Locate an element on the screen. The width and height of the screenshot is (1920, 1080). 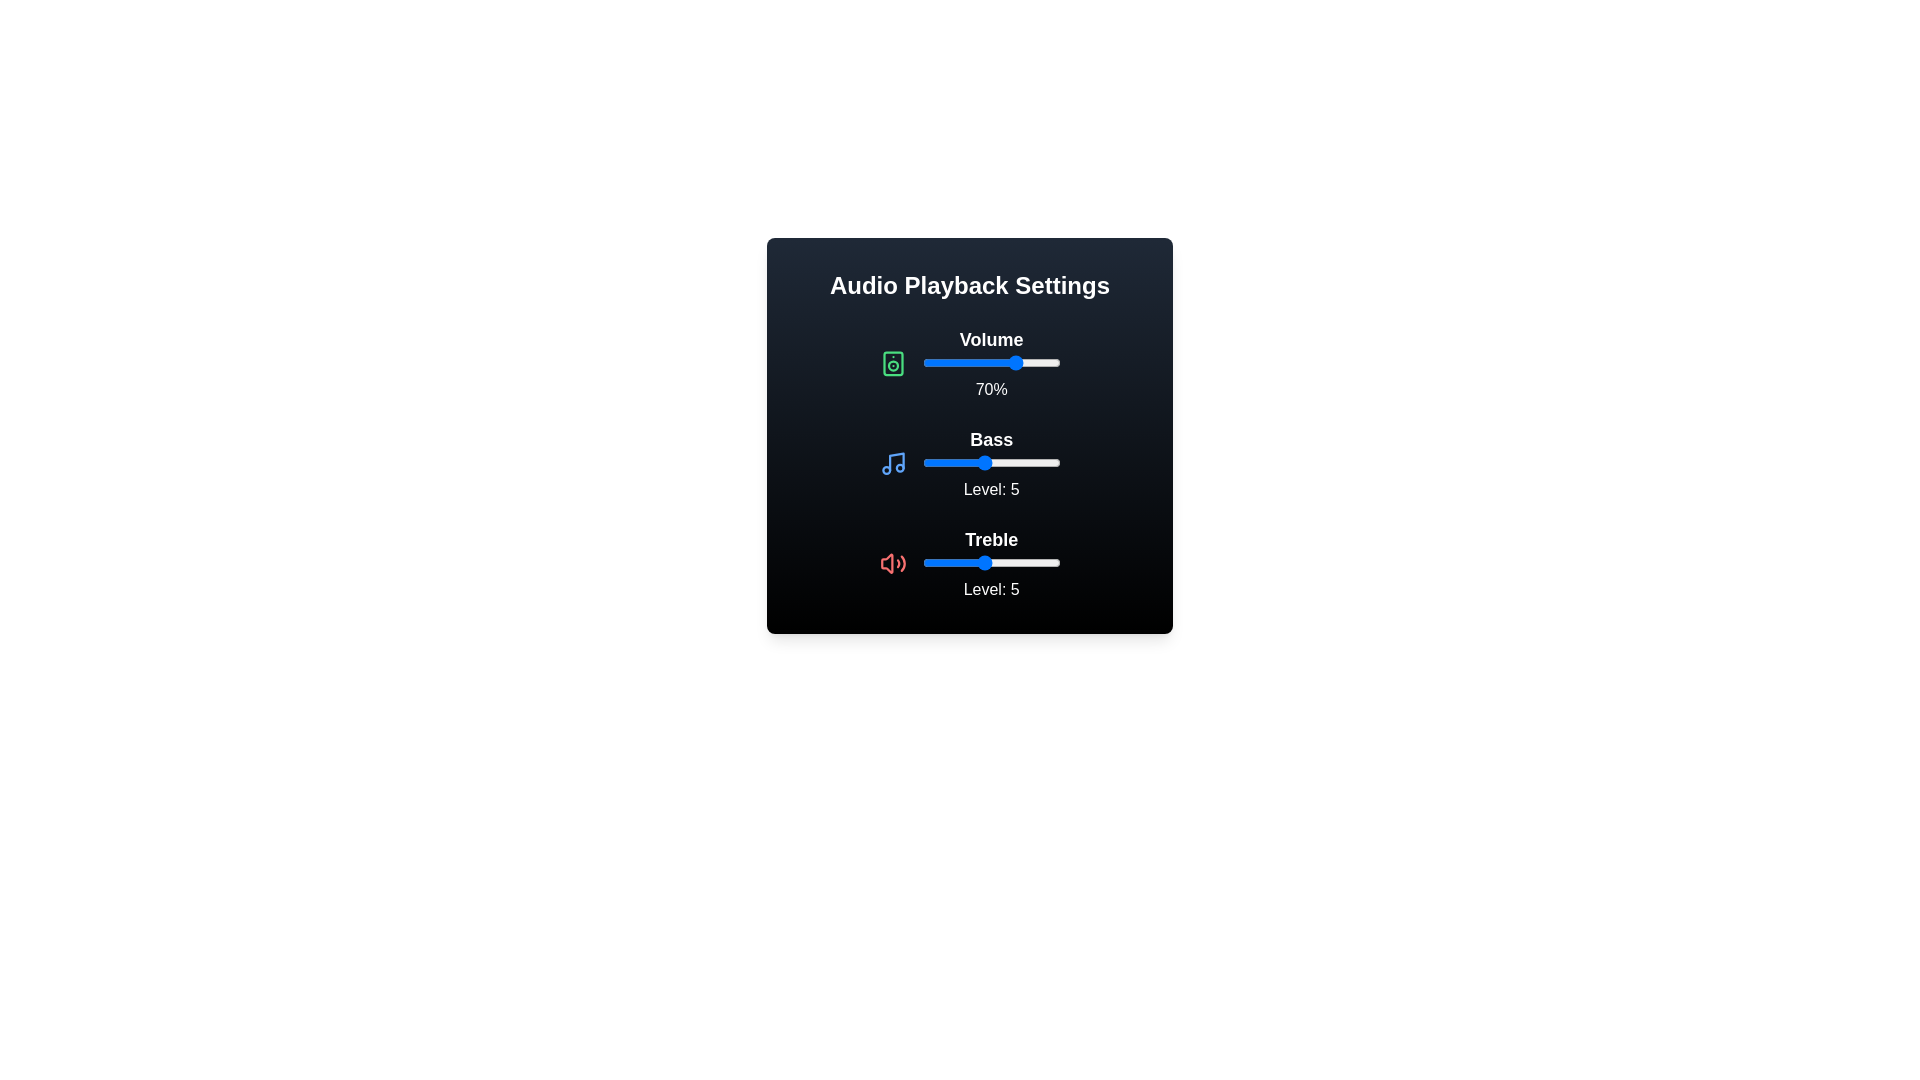
the volume slider is located at coordinates (968, 362).